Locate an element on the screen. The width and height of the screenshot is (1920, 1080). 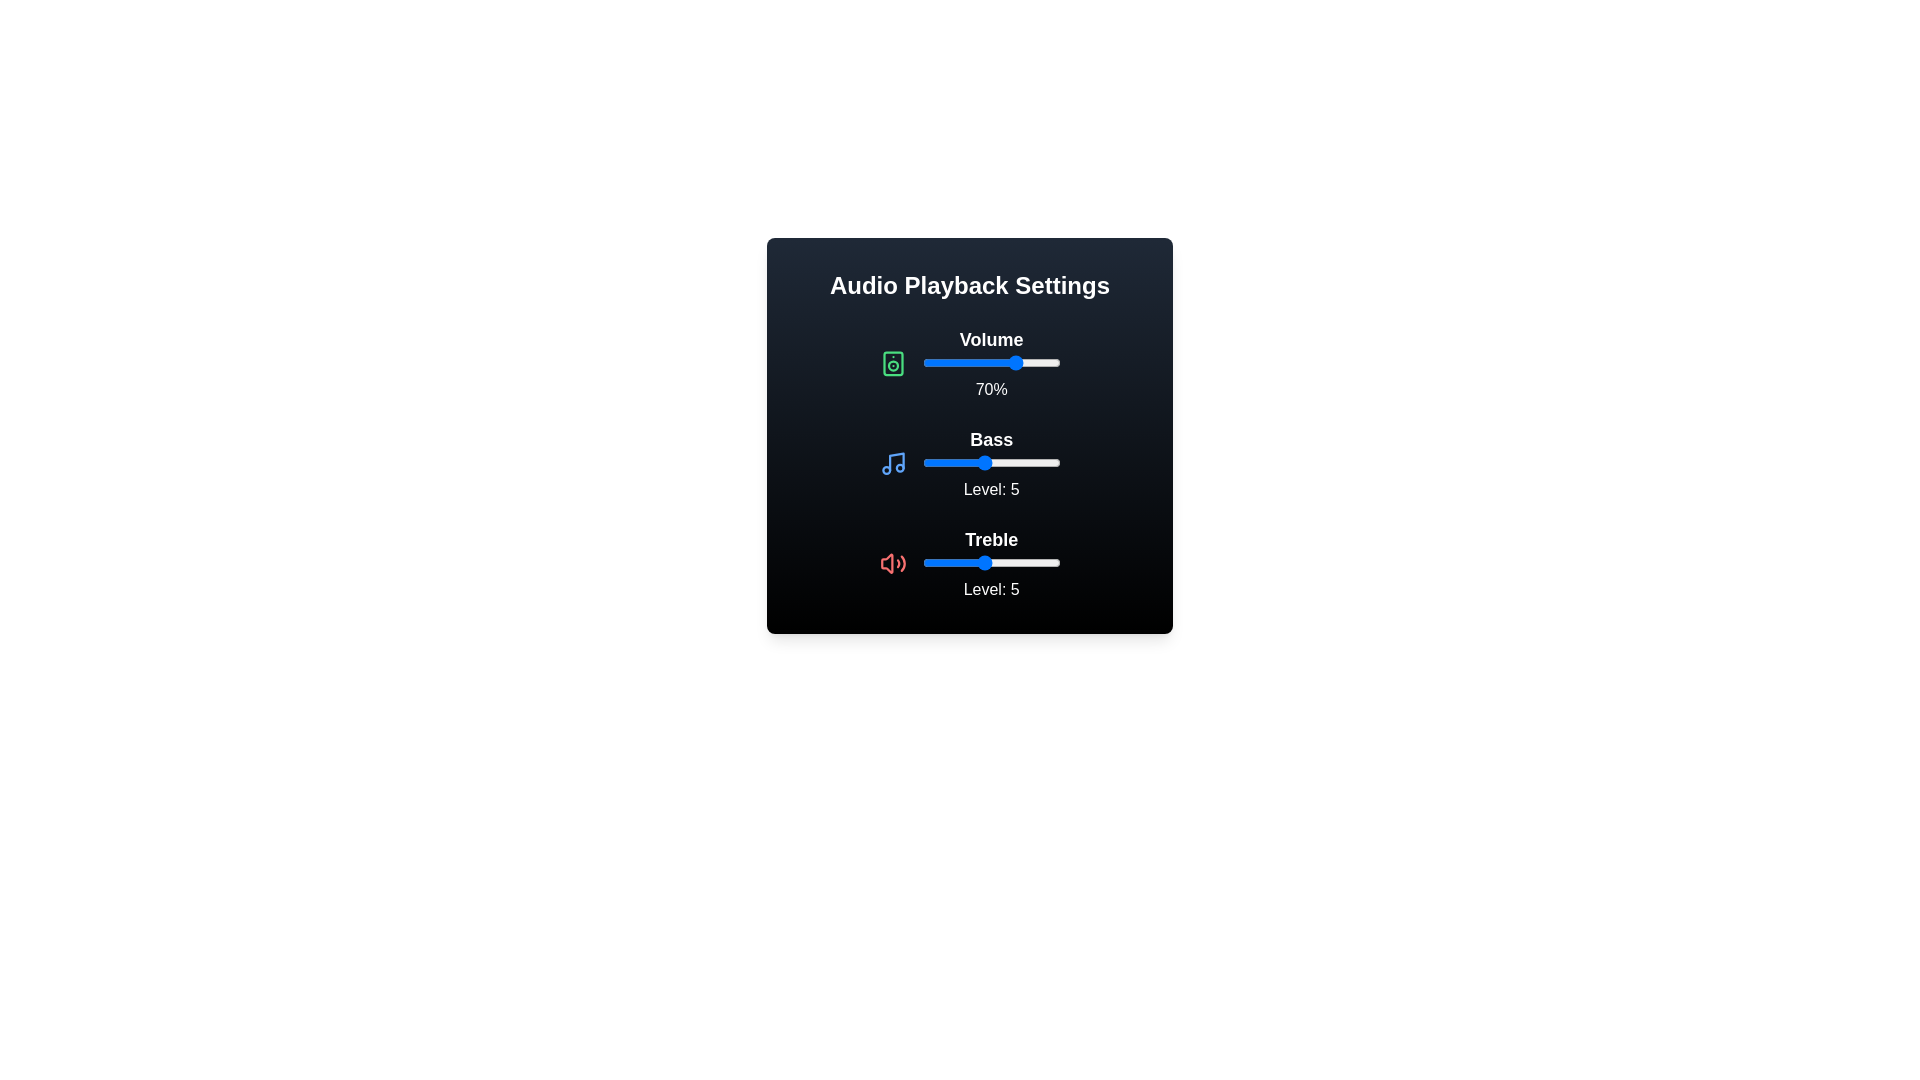
the volume slider is located at coordinates (968, 362).